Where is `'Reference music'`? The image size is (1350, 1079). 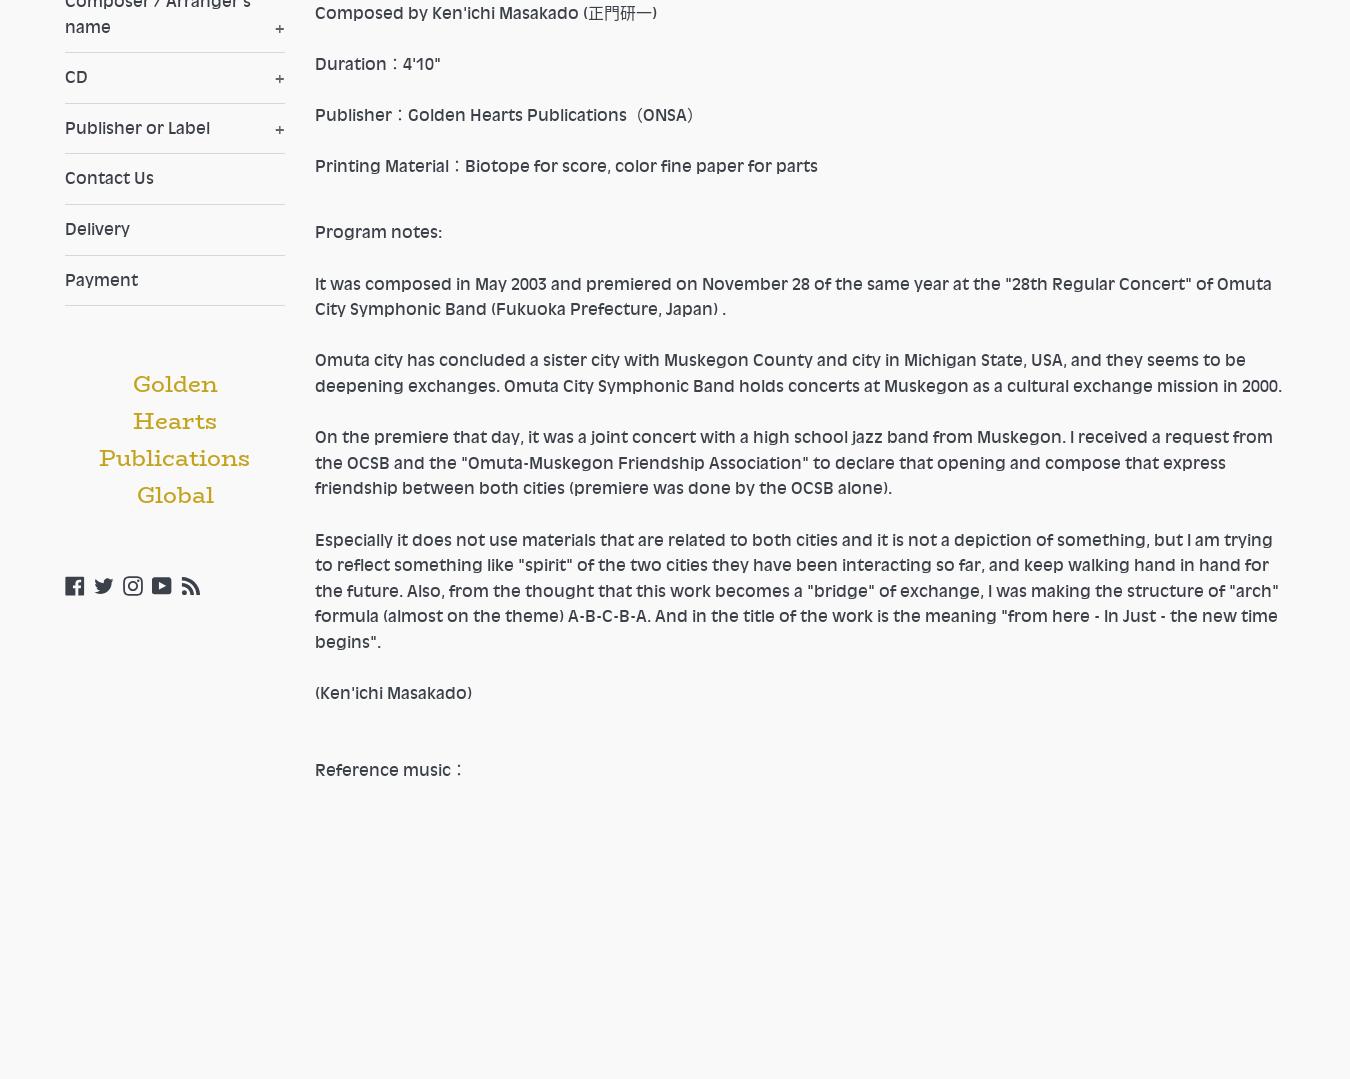
'Reference music' is located at coordinates (382, 769).